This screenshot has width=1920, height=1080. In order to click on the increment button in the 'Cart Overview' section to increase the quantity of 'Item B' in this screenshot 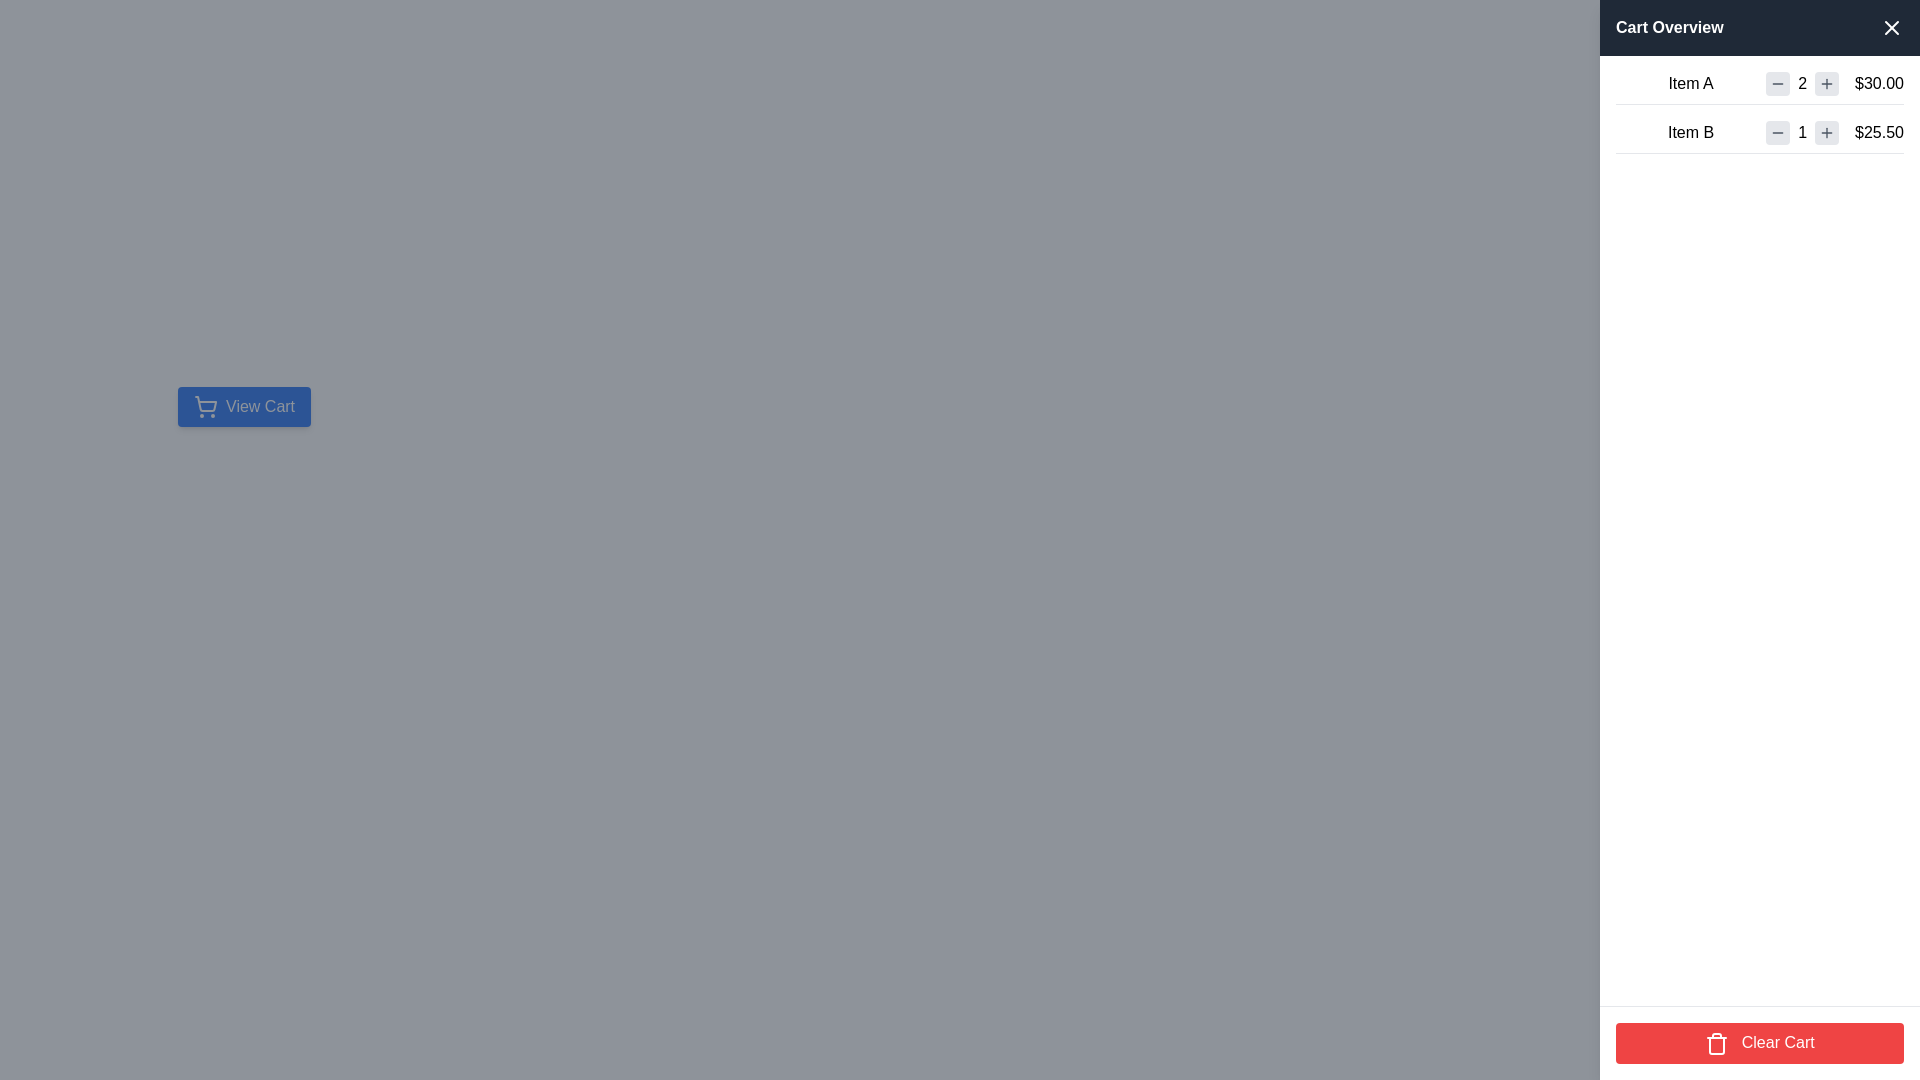, I will do `click(1827, 132)`.